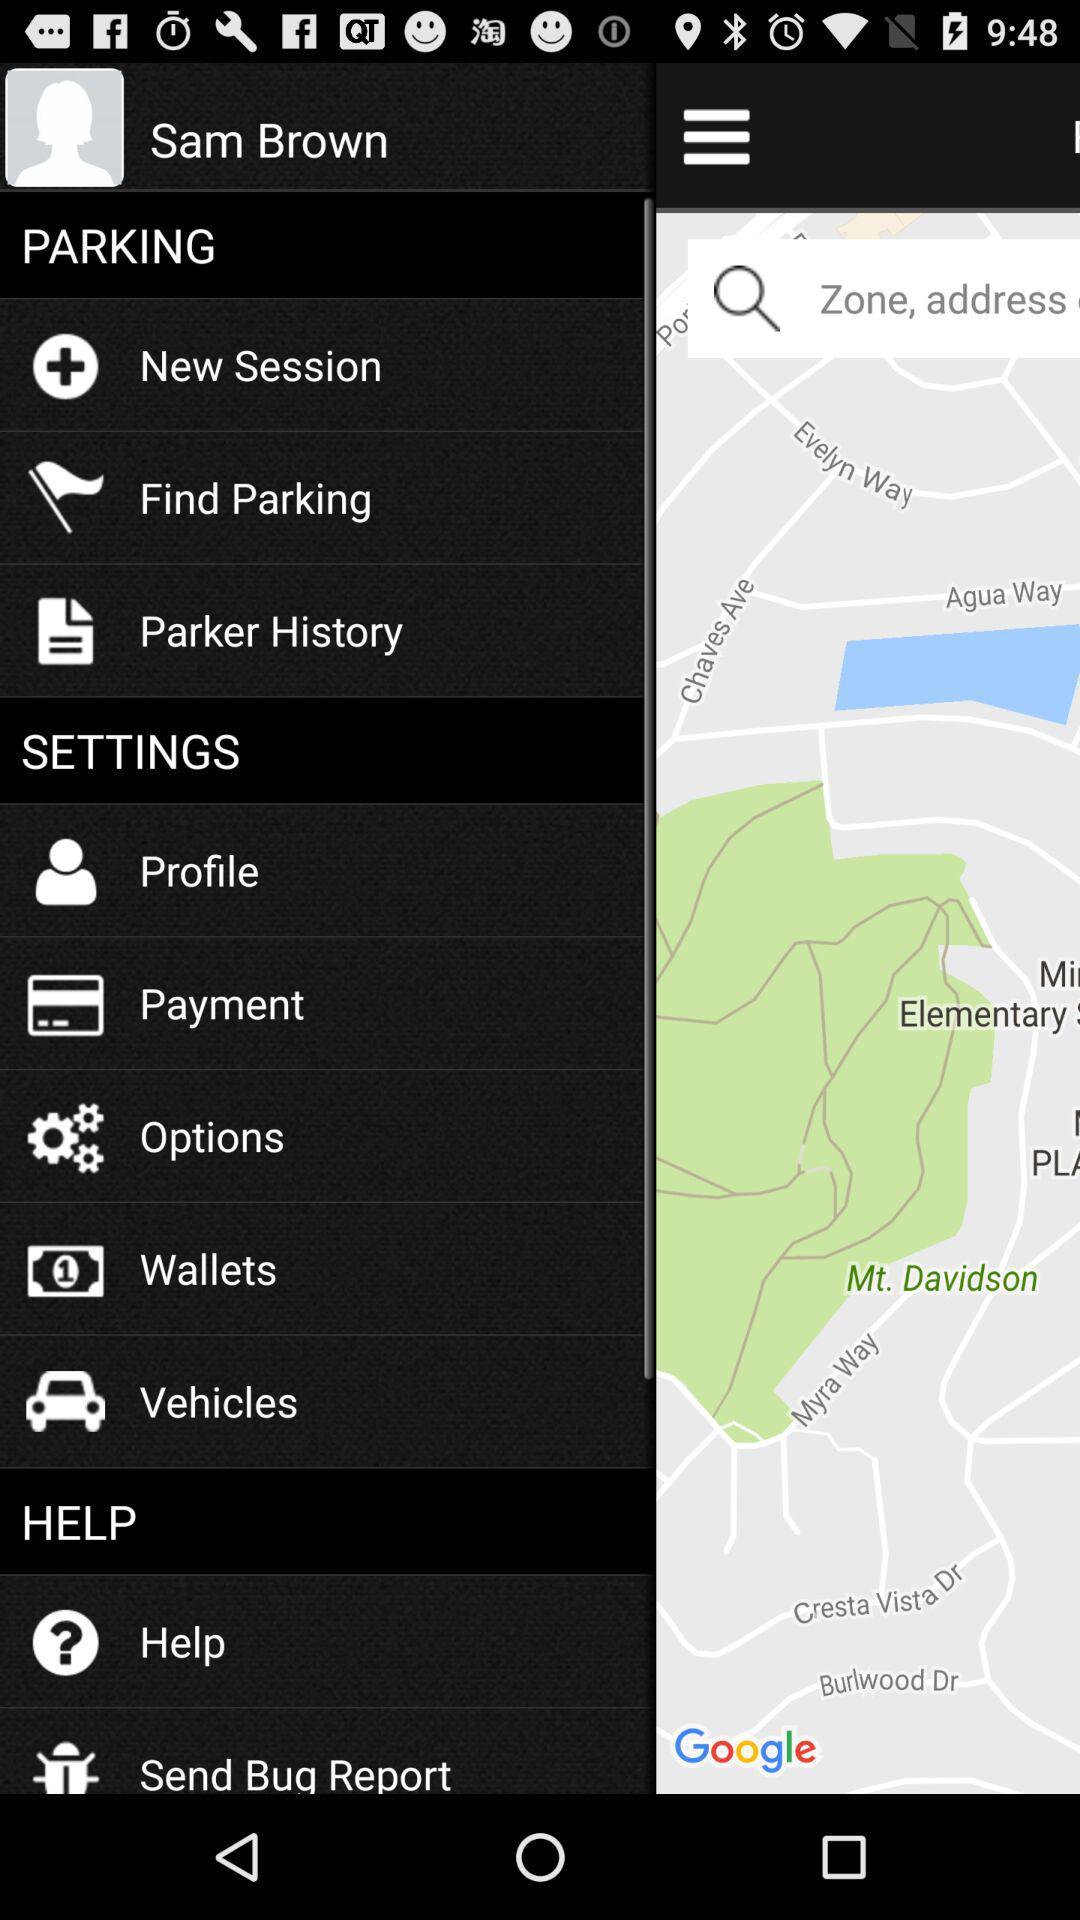  Describe the element at coordinates (392, 138) in the screenshot. I see `item above the parking item` at that location.